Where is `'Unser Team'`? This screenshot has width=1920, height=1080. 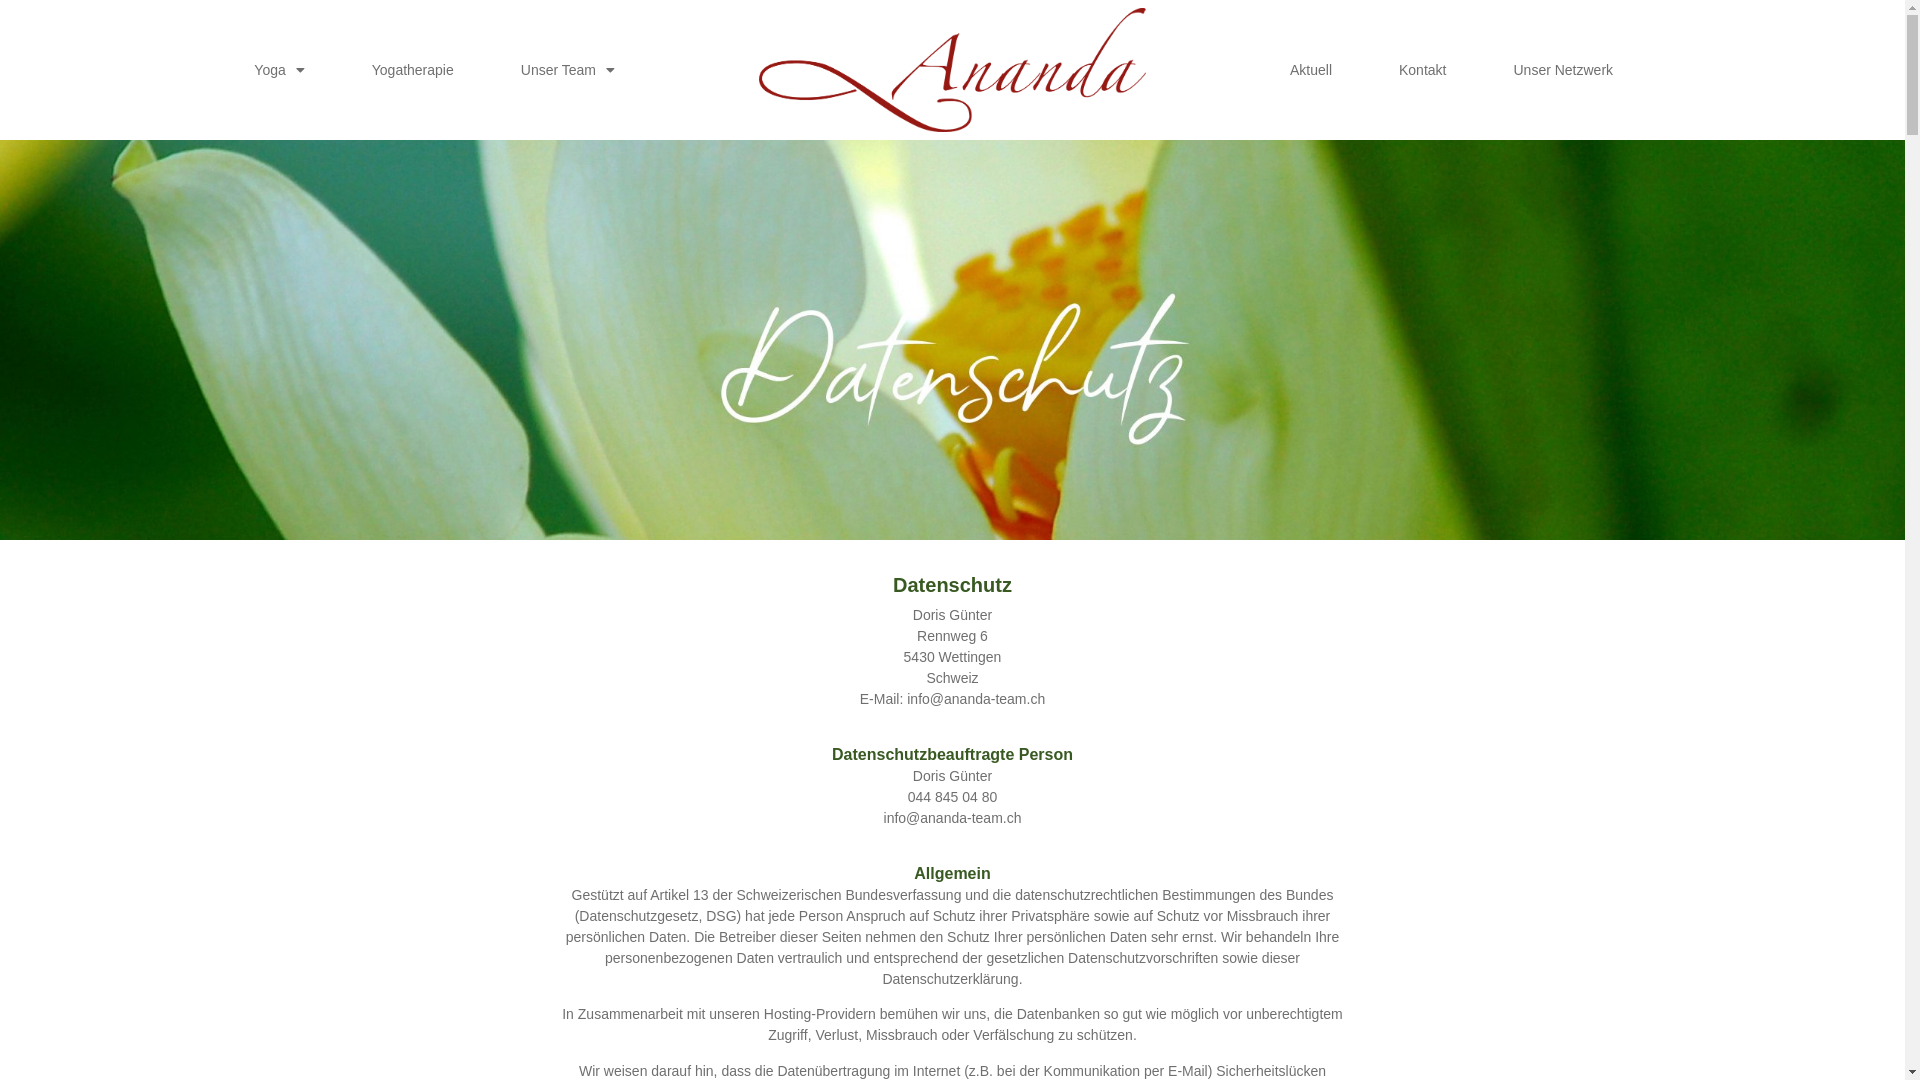
'Unser Team' is located at coordinates (500, 68).